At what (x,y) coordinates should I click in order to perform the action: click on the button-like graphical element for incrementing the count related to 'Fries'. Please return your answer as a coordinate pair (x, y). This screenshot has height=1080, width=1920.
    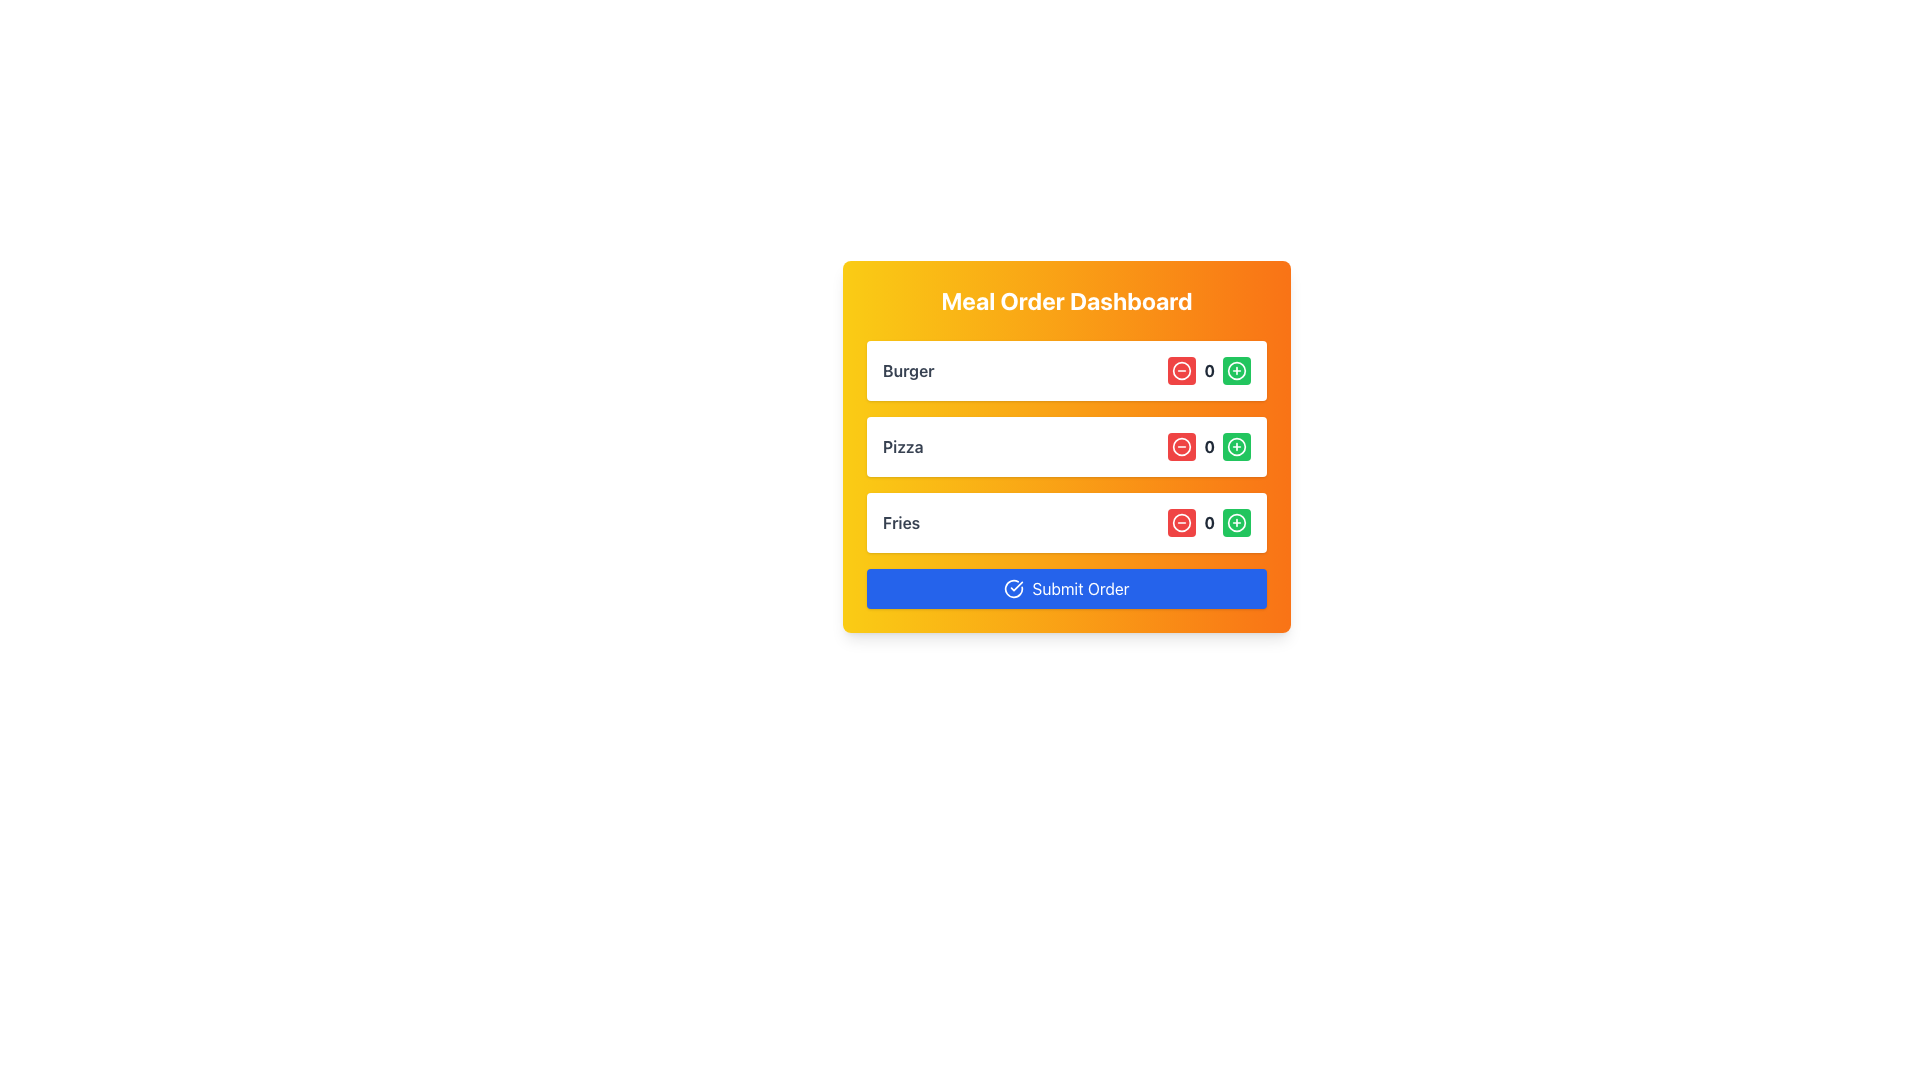
    Looking at the image, I should click on (1236, 522).